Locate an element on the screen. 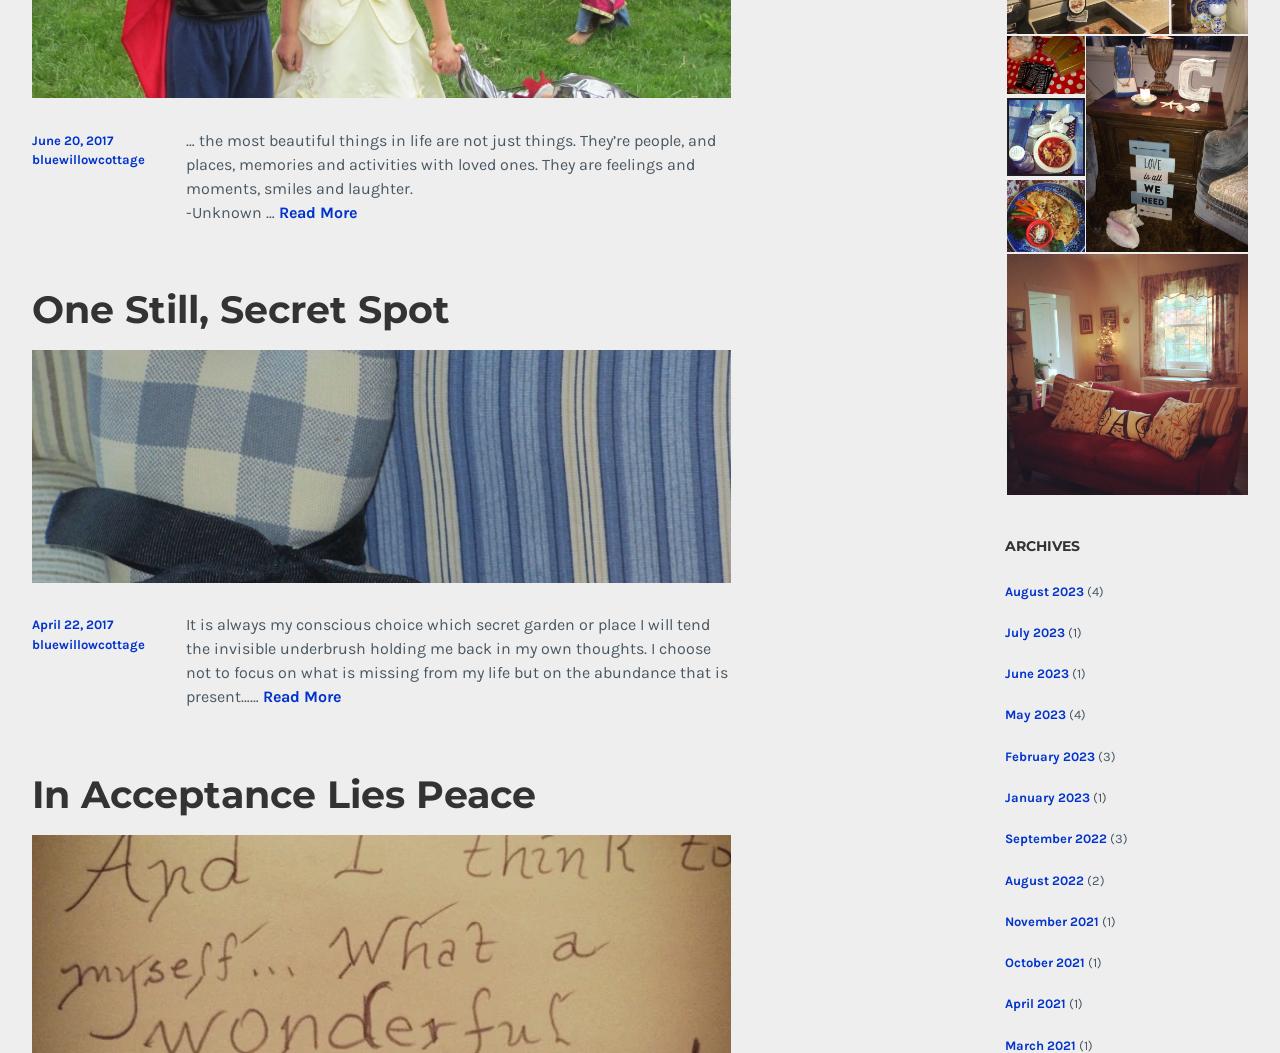  'August 2023' is located at coordinates (1042, 590).